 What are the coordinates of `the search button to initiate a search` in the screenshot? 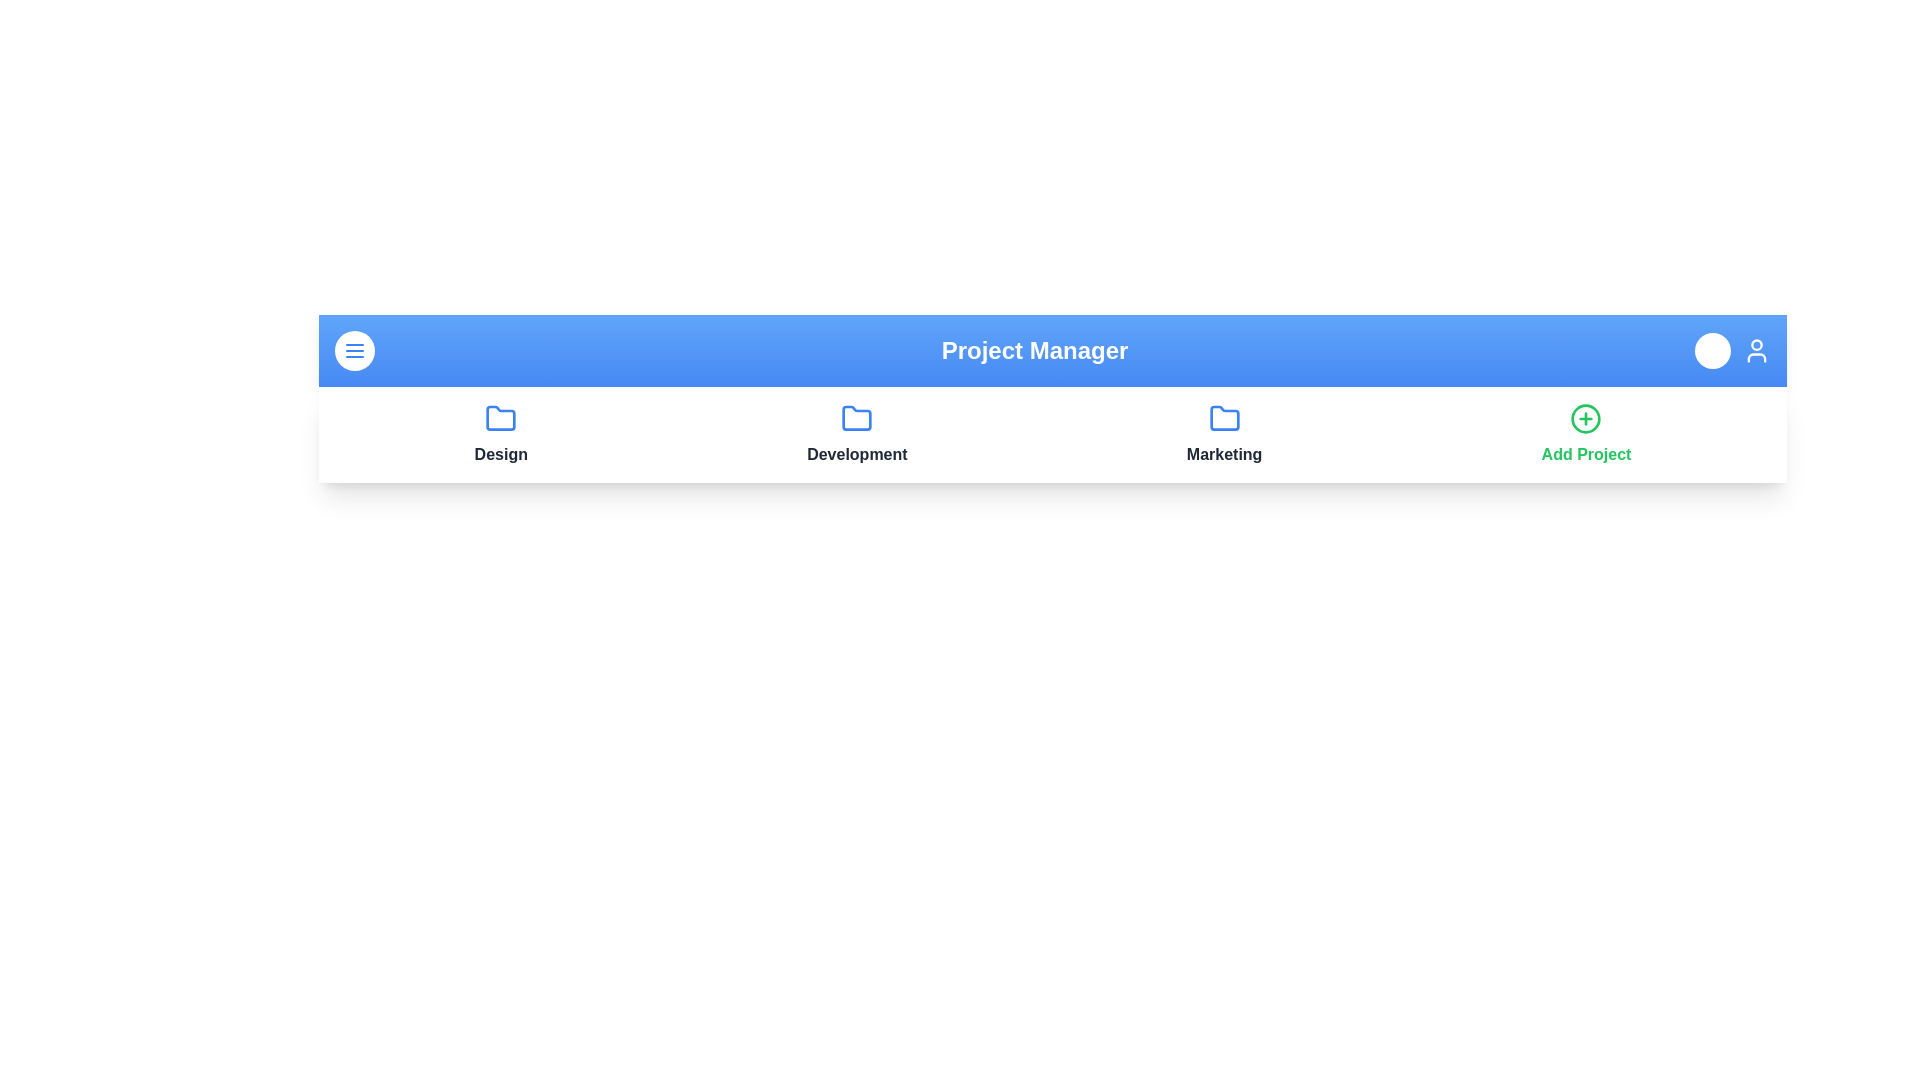 It's located at (1712, 350).